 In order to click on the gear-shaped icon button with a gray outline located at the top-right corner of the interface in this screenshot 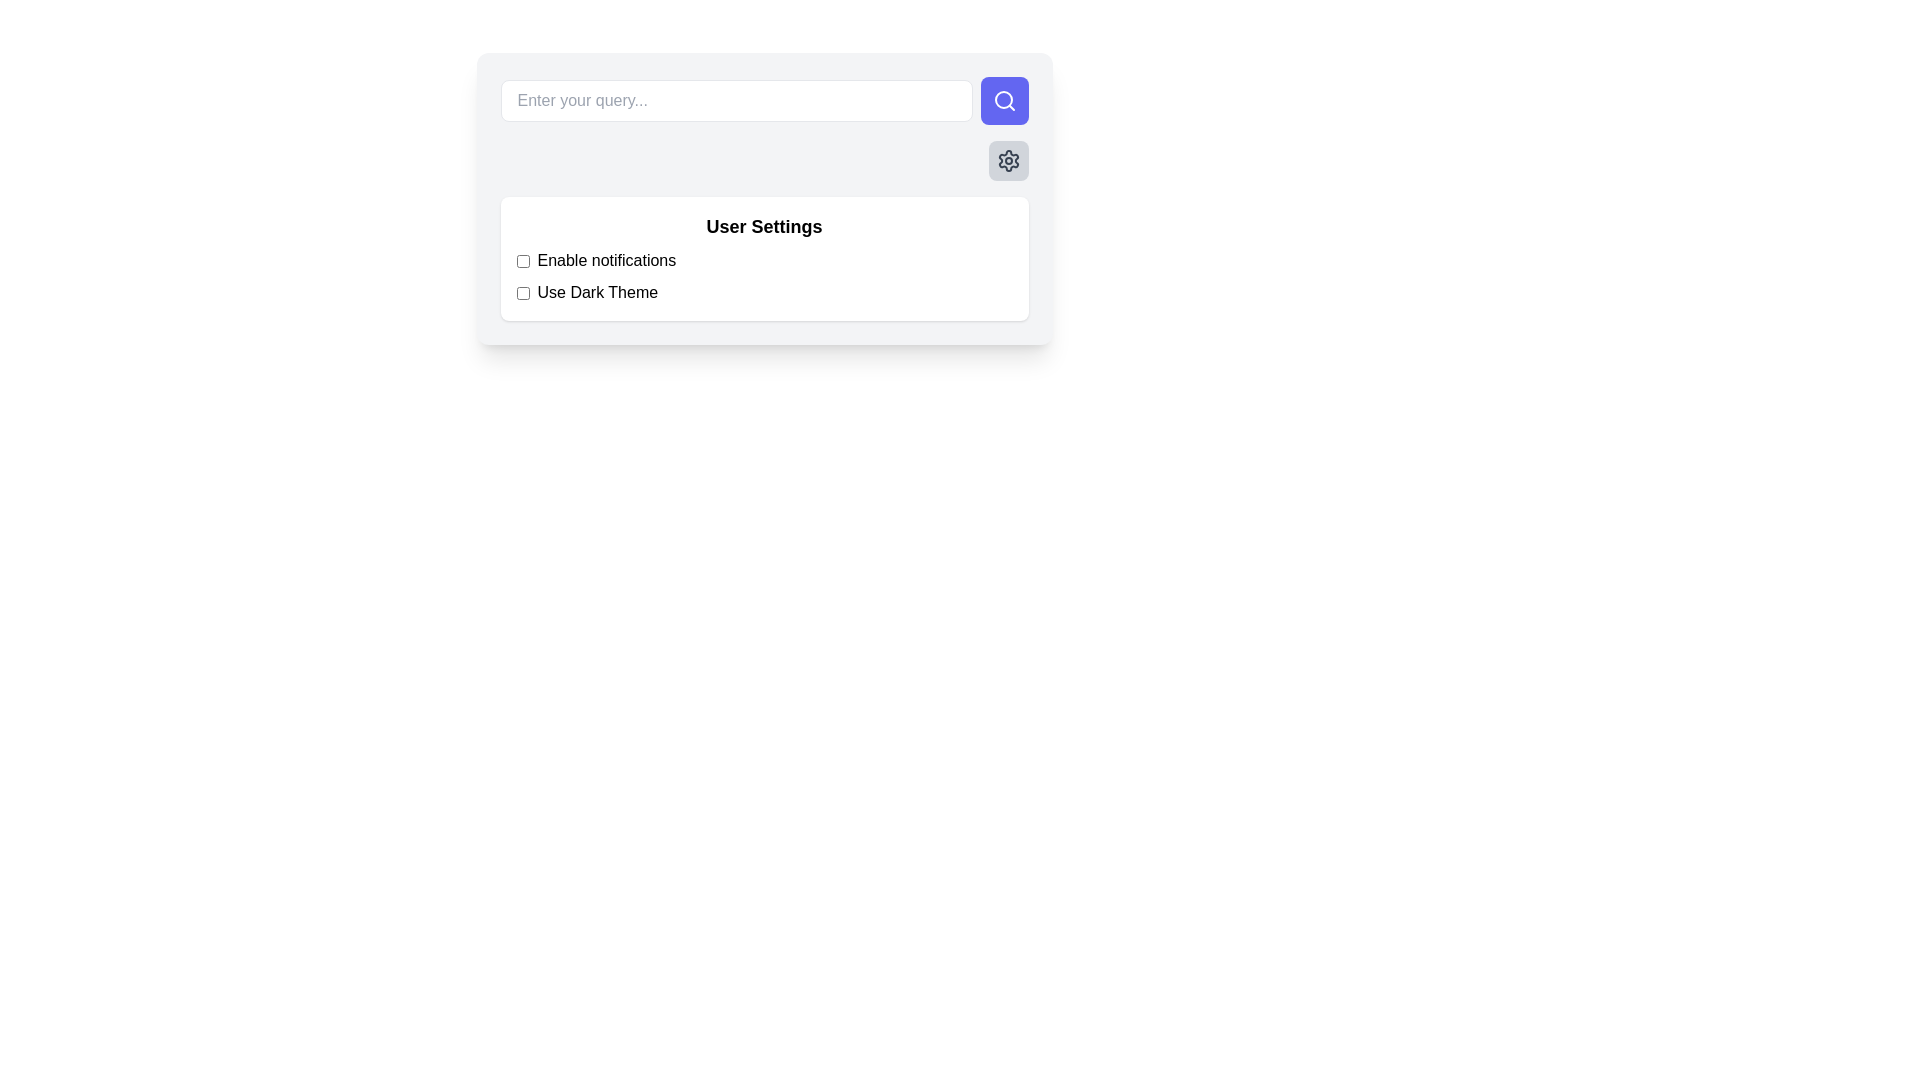, I will do `click(1008, 160)`.